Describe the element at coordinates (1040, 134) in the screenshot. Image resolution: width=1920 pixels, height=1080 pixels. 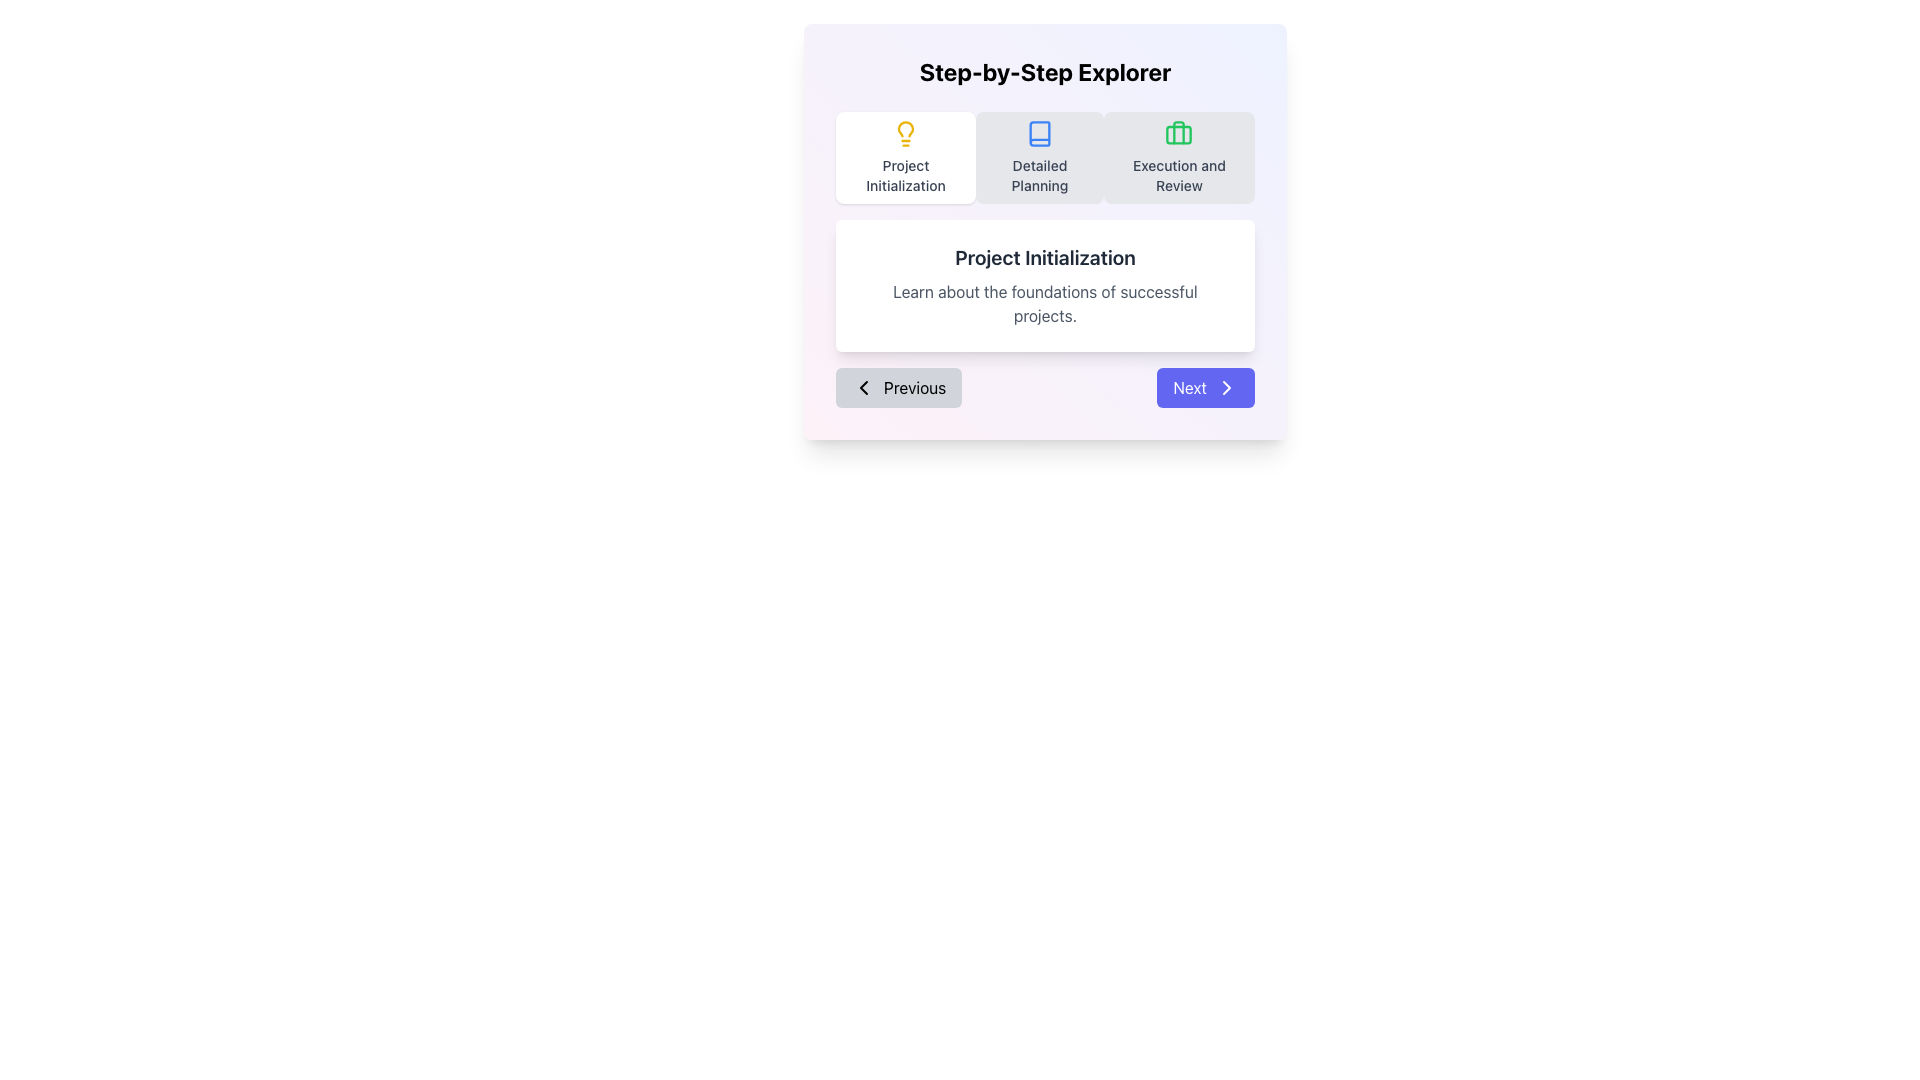
I see `the small blue outlined book icon located above the 'Detailed Planning' button's text label by clicking on it` at that location.